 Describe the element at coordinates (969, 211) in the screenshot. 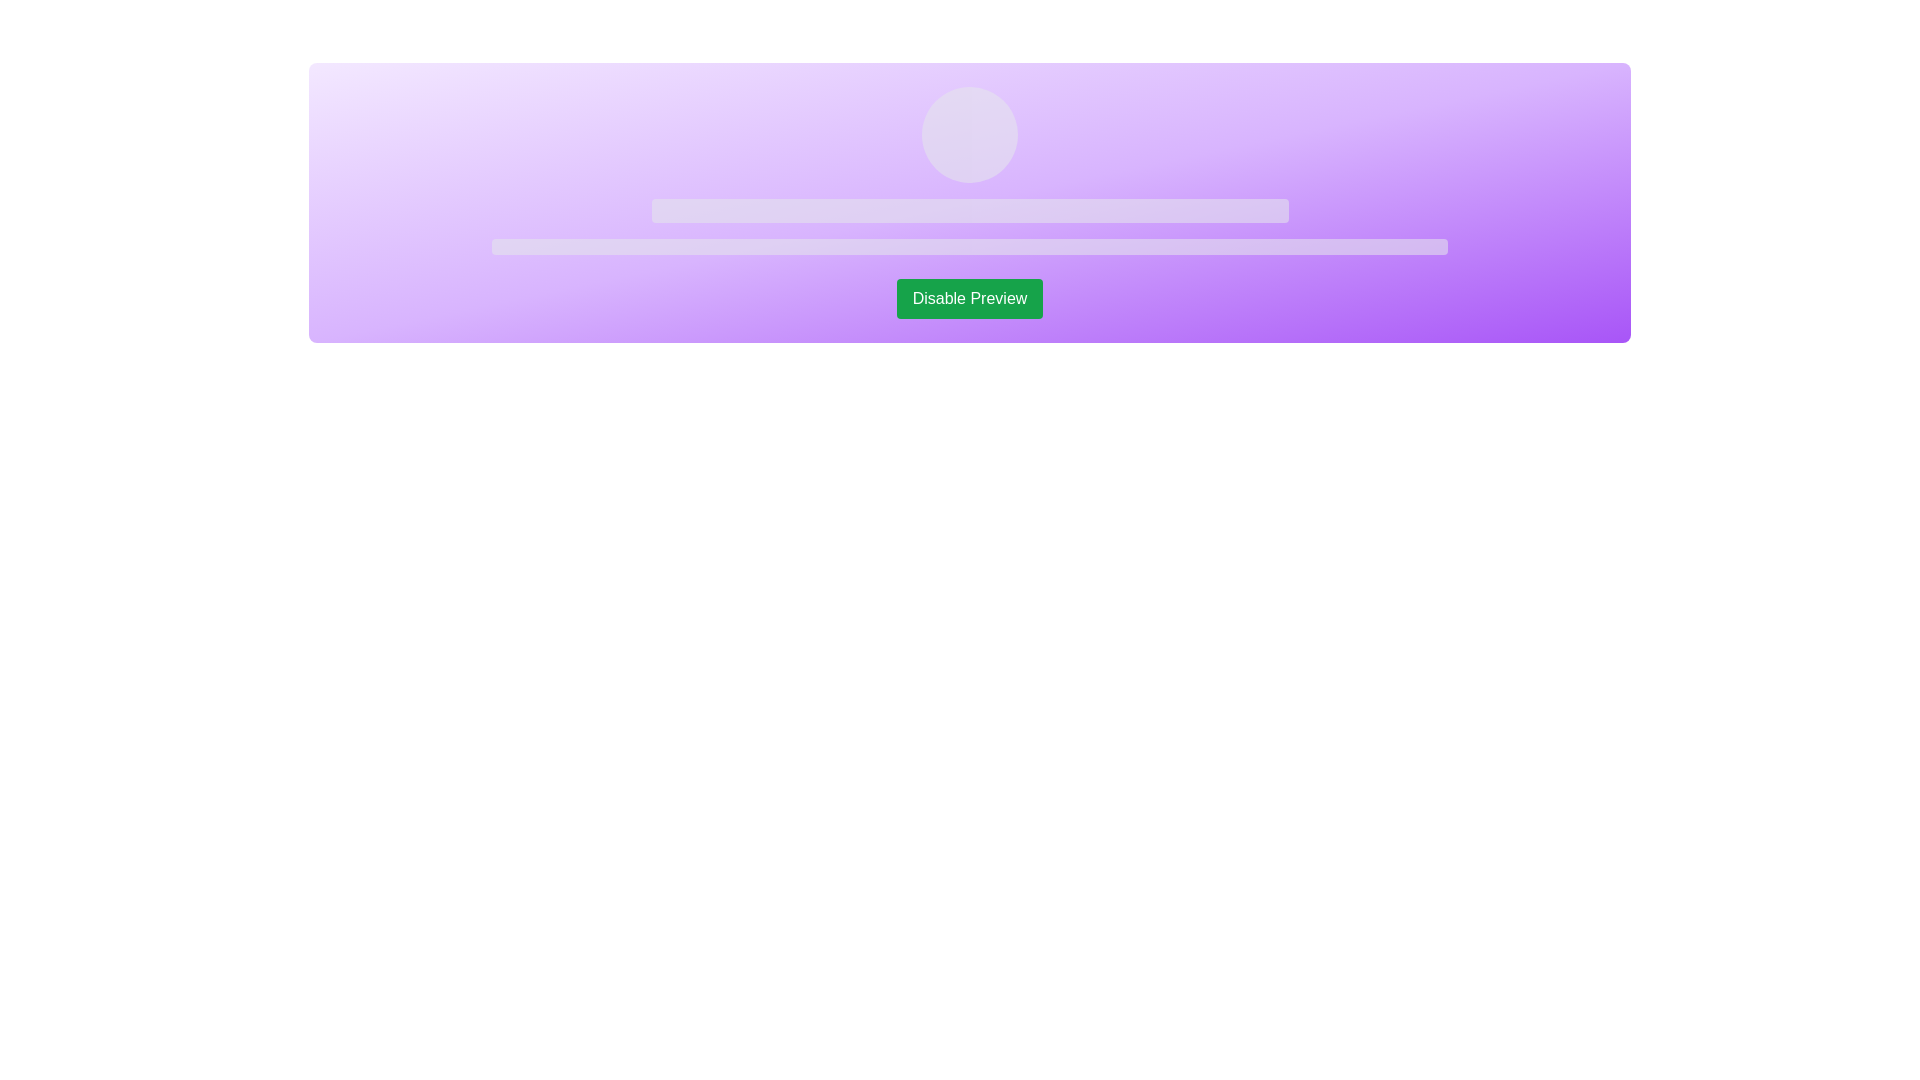

I see `the decorative bar element, which serves as a visual separation within the layout` at that location.